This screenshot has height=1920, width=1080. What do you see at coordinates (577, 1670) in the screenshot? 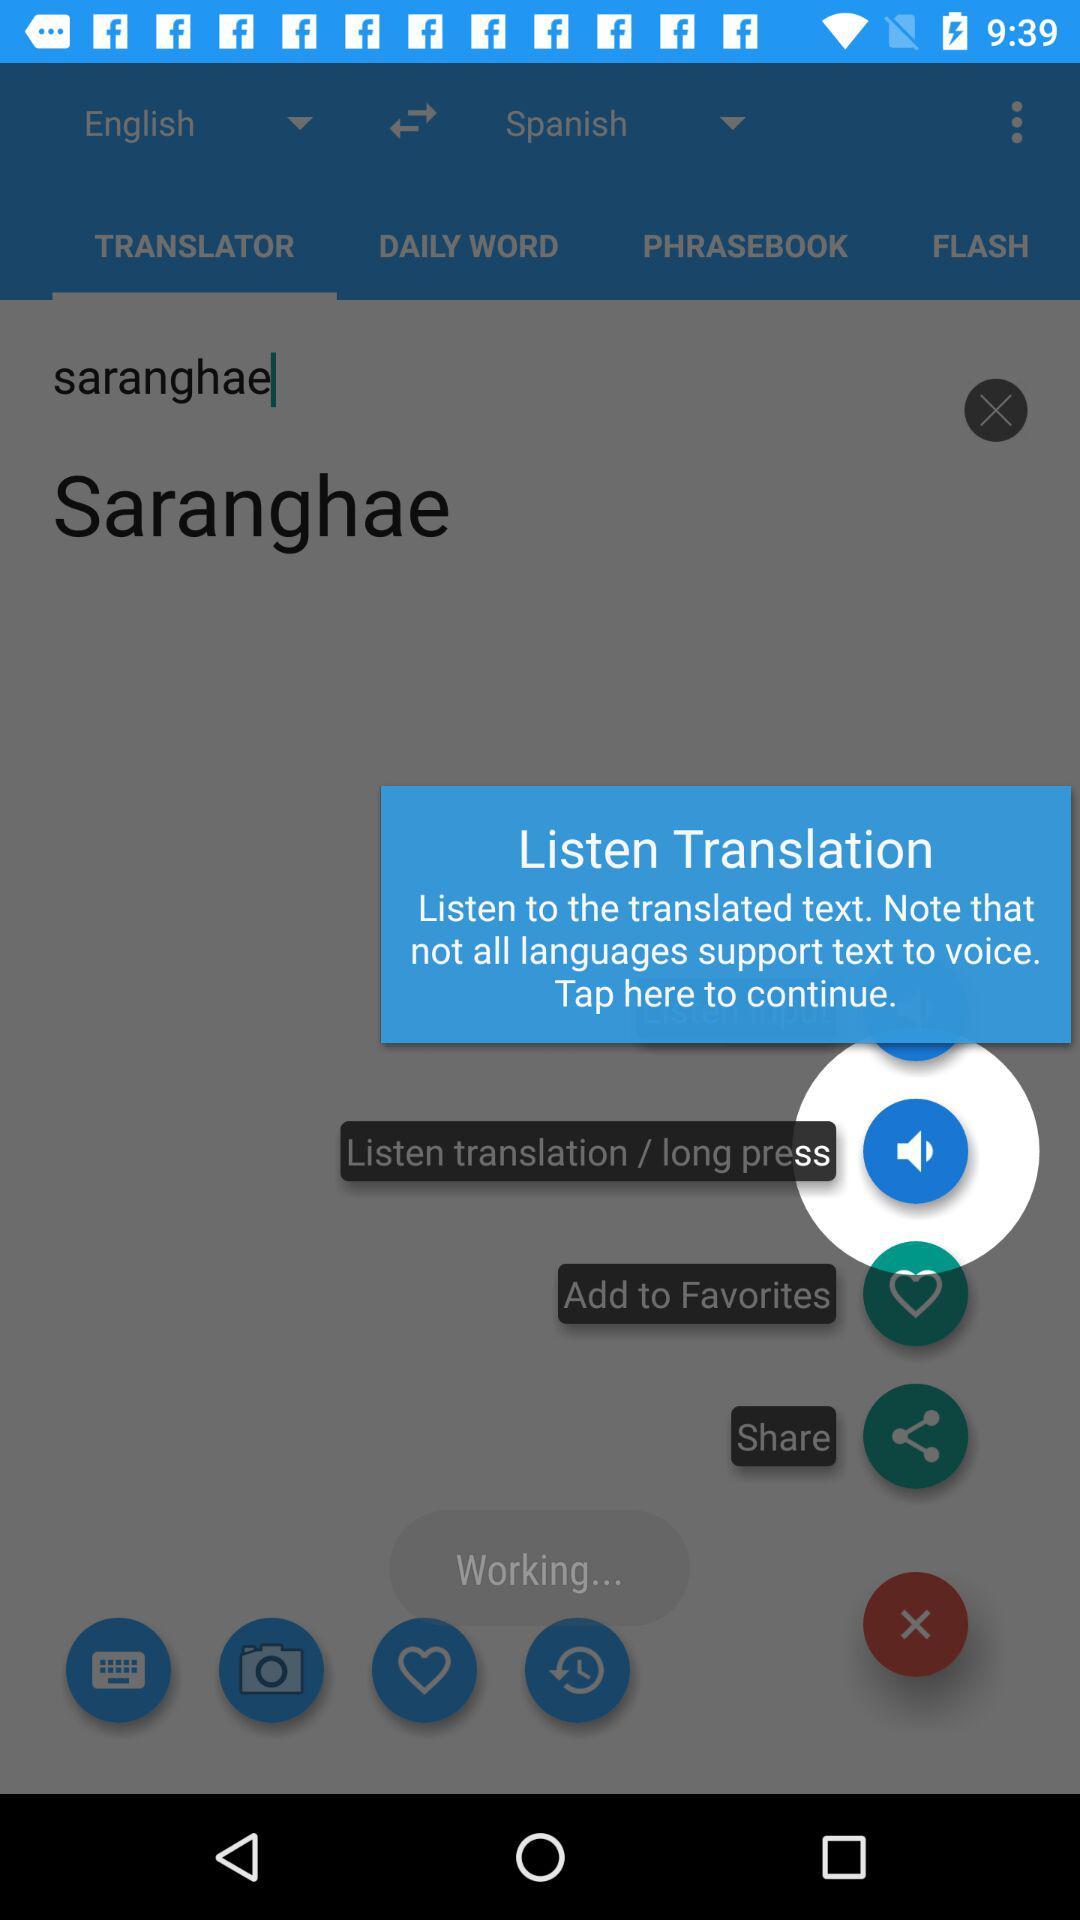
I see `the history icon` at bounding box center [577, 1670].